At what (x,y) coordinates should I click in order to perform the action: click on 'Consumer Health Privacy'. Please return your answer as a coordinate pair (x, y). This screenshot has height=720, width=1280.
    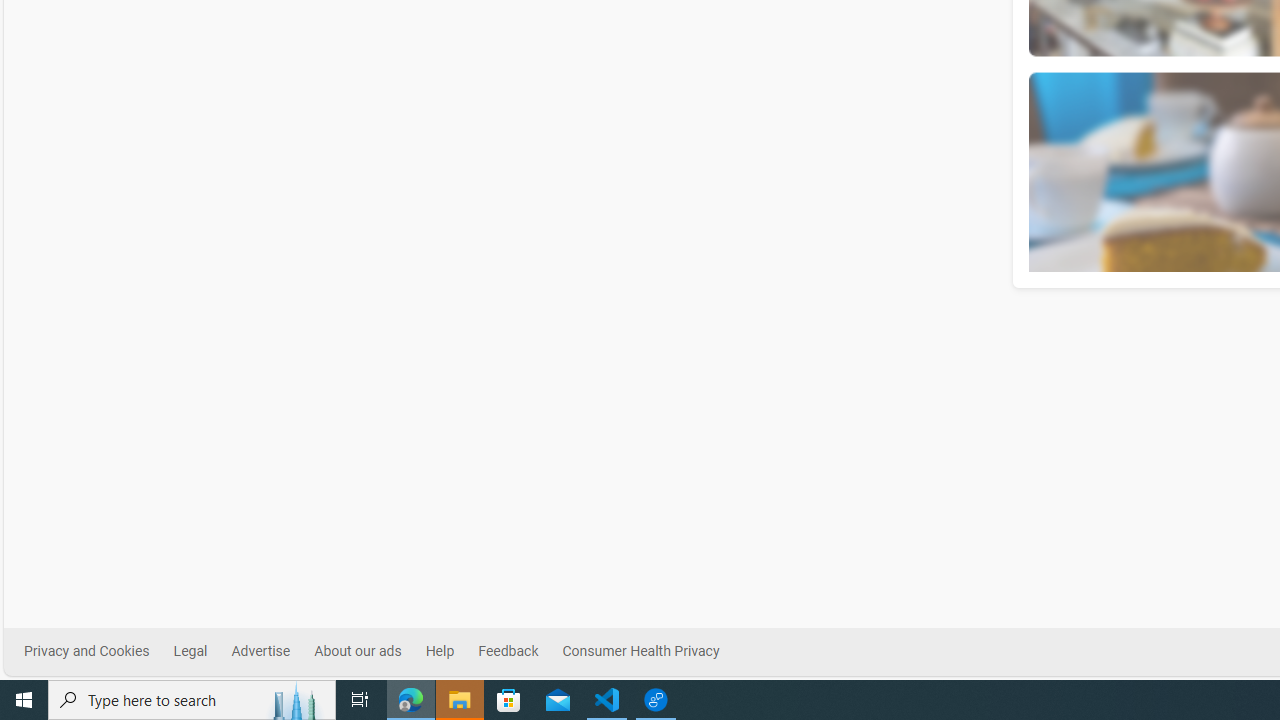
    Looking at the image, I should click on (652, 651).